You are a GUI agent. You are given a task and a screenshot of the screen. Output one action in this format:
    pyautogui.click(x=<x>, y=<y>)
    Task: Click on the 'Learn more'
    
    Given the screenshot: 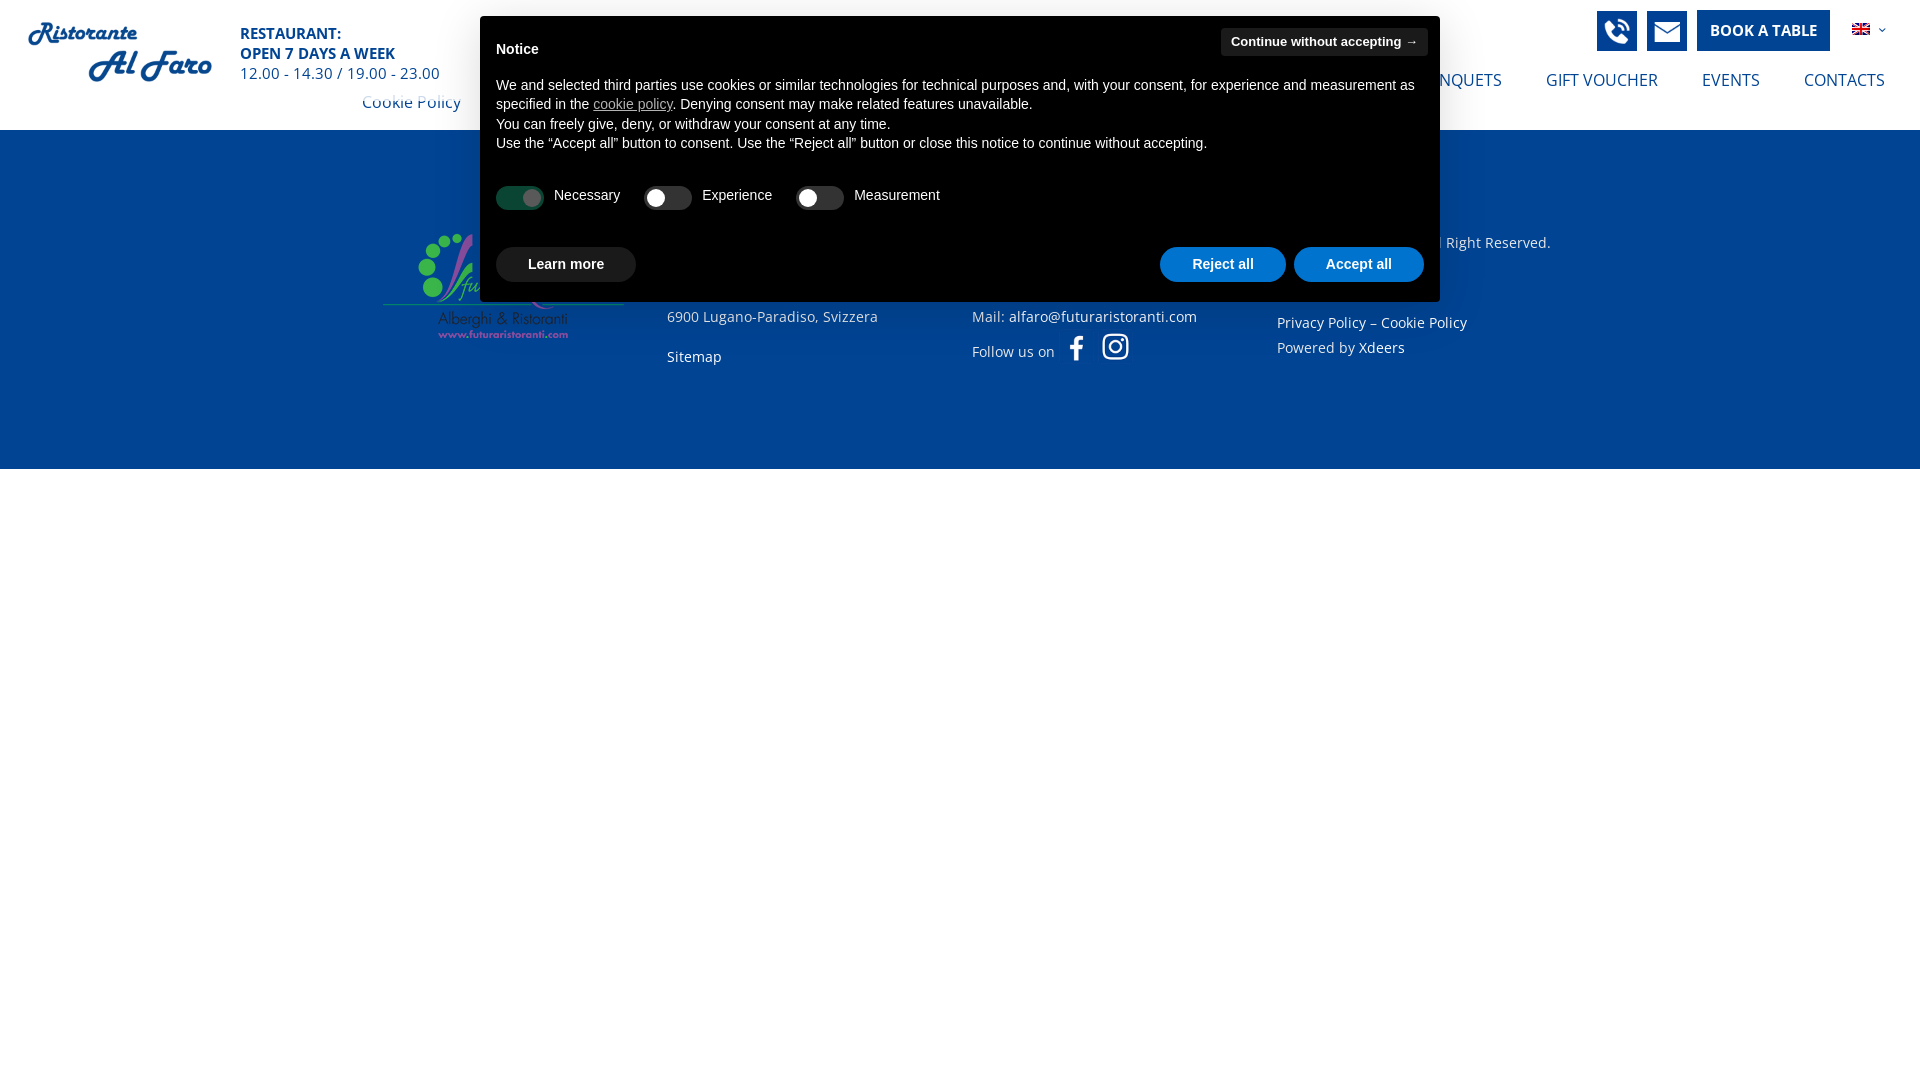 What is the action you would take?
    pyautogui.click(x=565, y=264)
    